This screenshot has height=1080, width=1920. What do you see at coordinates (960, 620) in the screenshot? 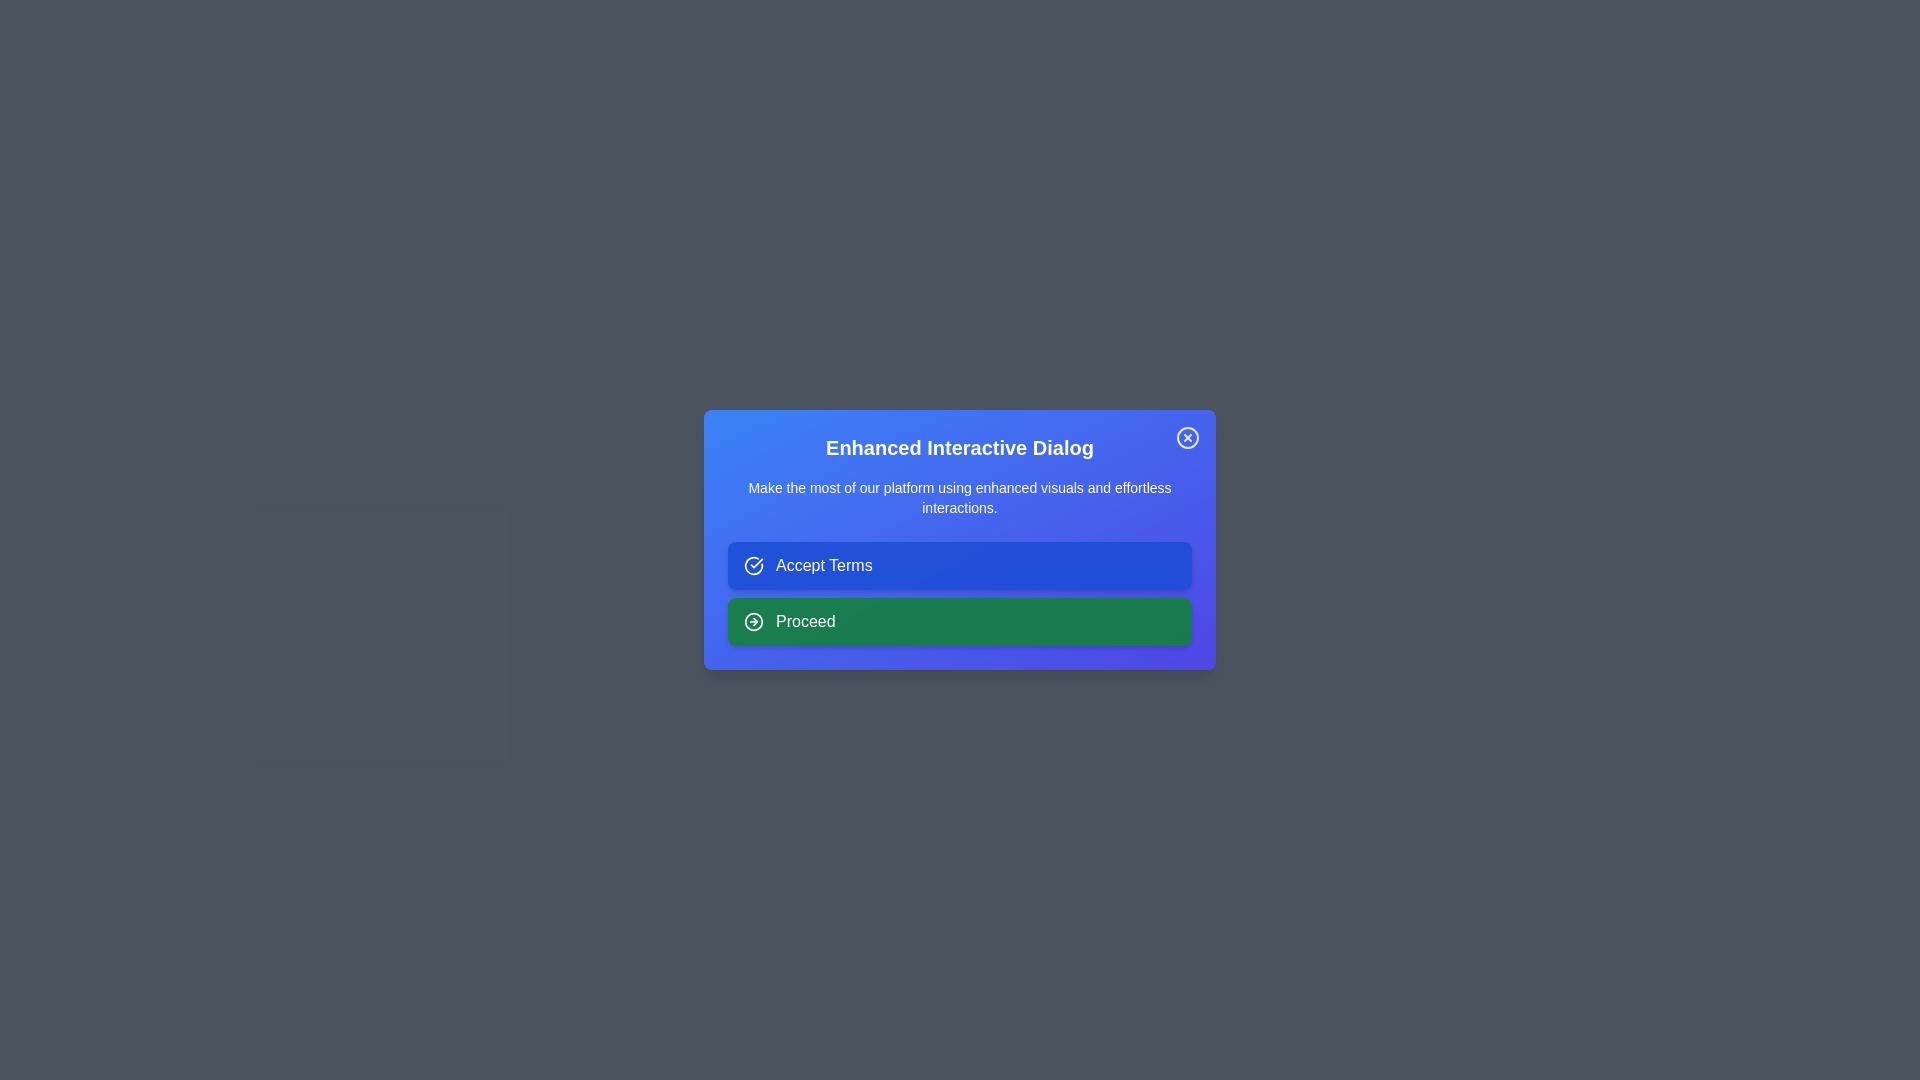
I see `the 'Proceed' button to proceed with the dialog` at bounding box center [960, 620].